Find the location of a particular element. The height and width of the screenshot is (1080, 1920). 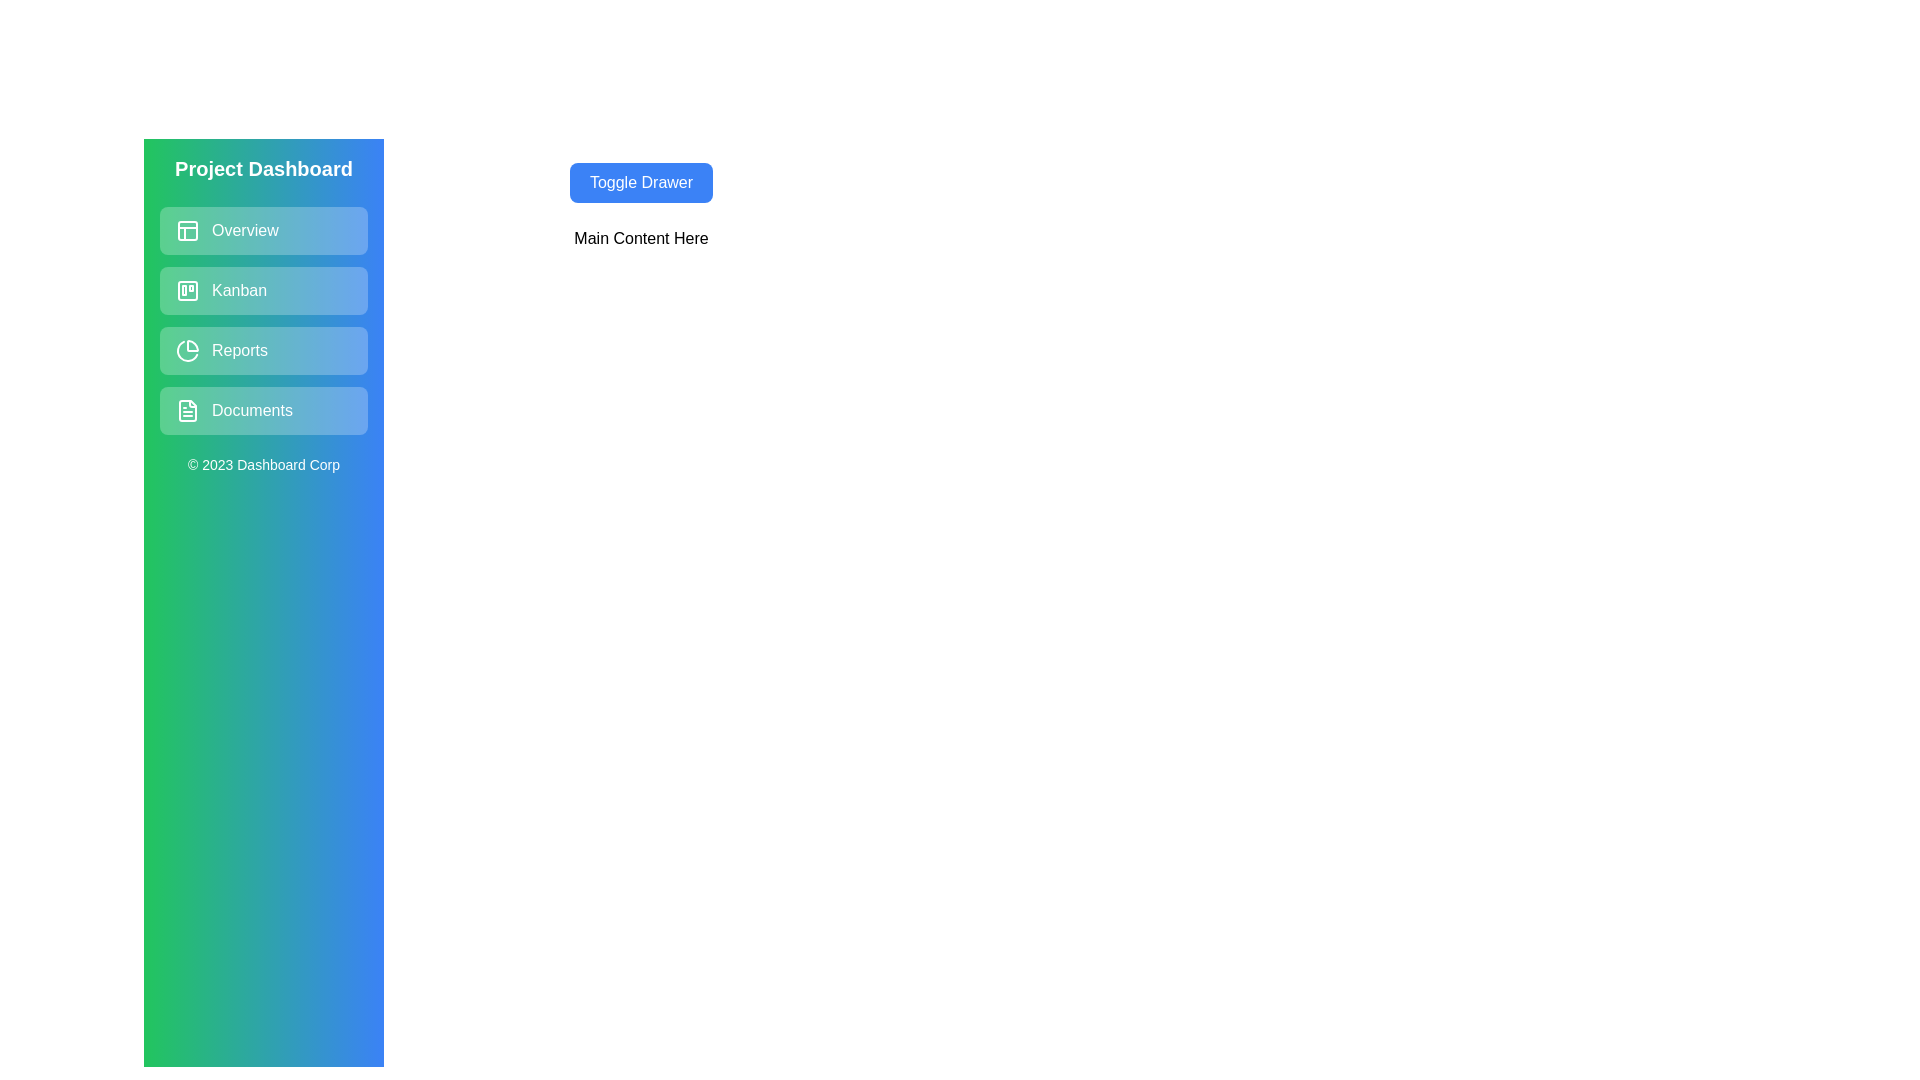

the navigation item Overview in the drawer is located at coordinates (263, 230).